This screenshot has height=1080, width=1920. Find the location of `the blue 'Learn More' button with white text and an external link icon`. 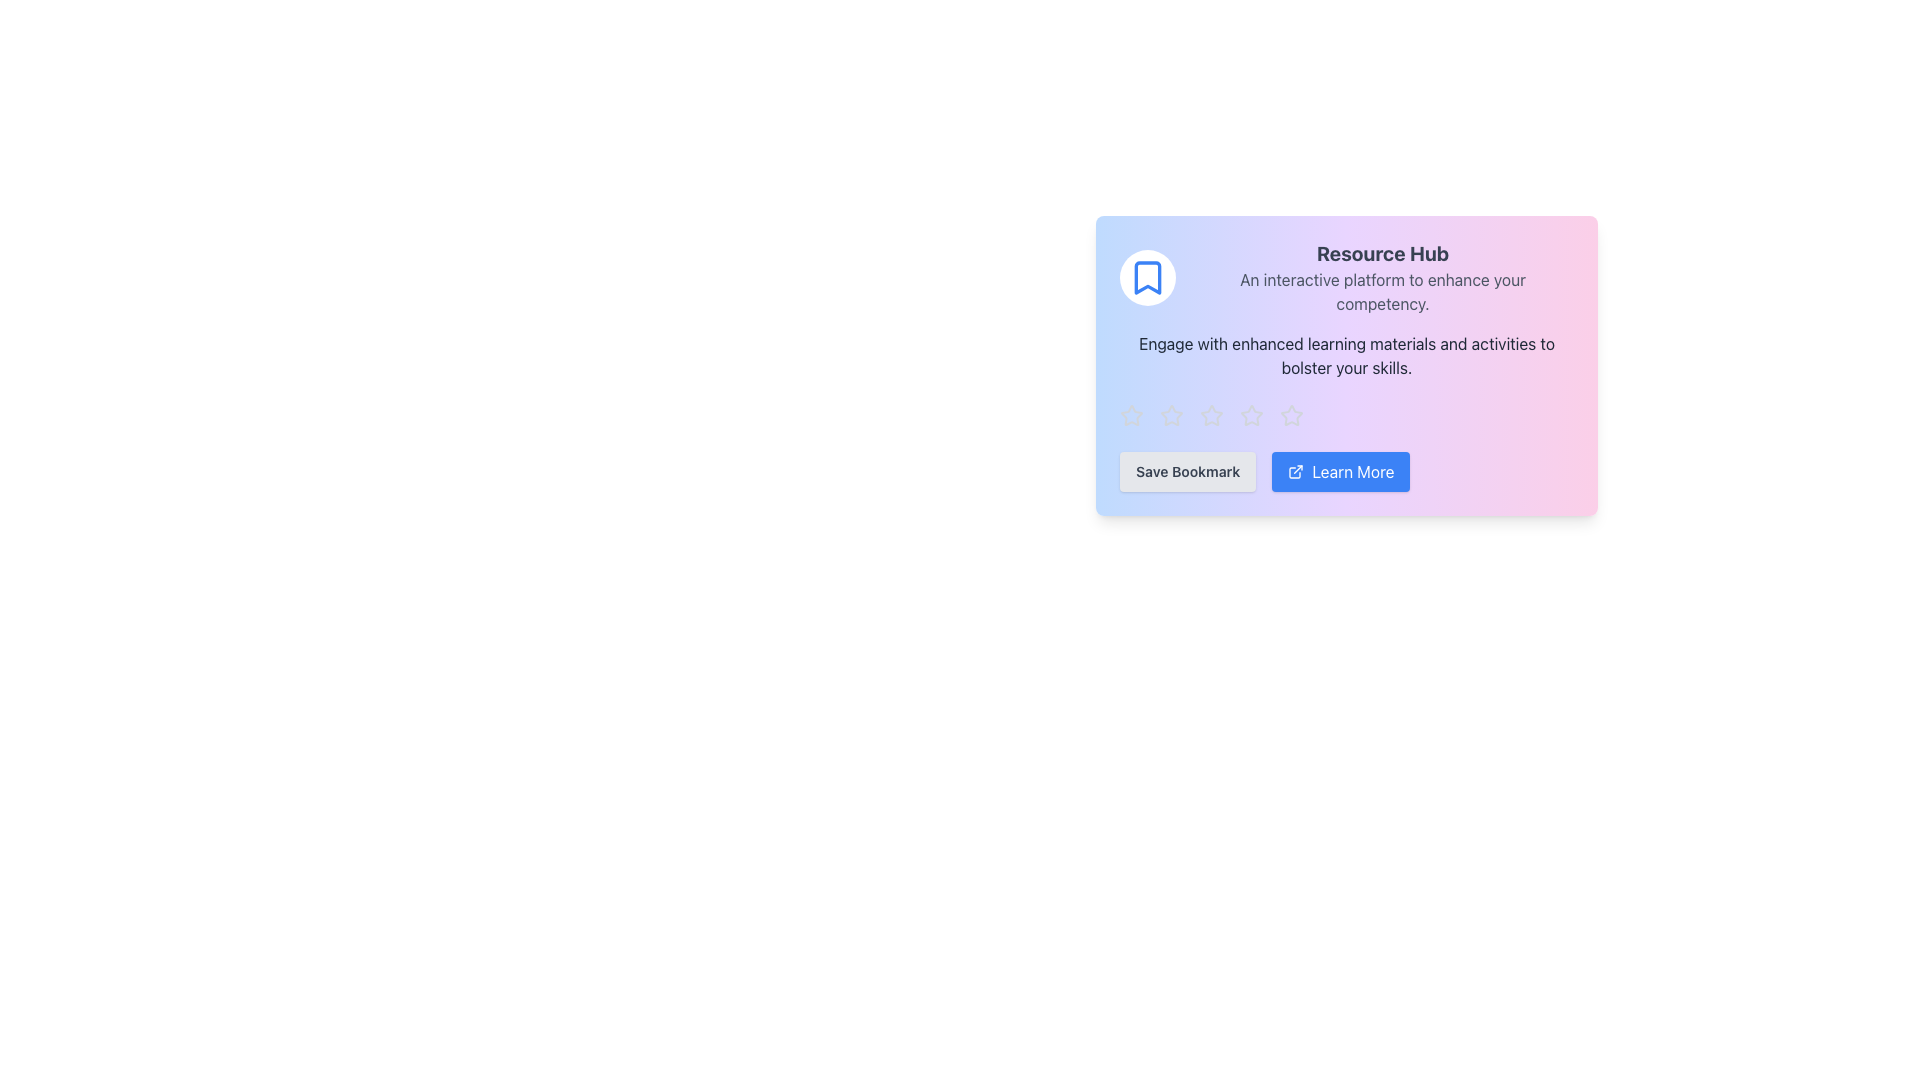

the blue 'Learn More' button with white text and an external link icon is located at coordinates (1347, 471).